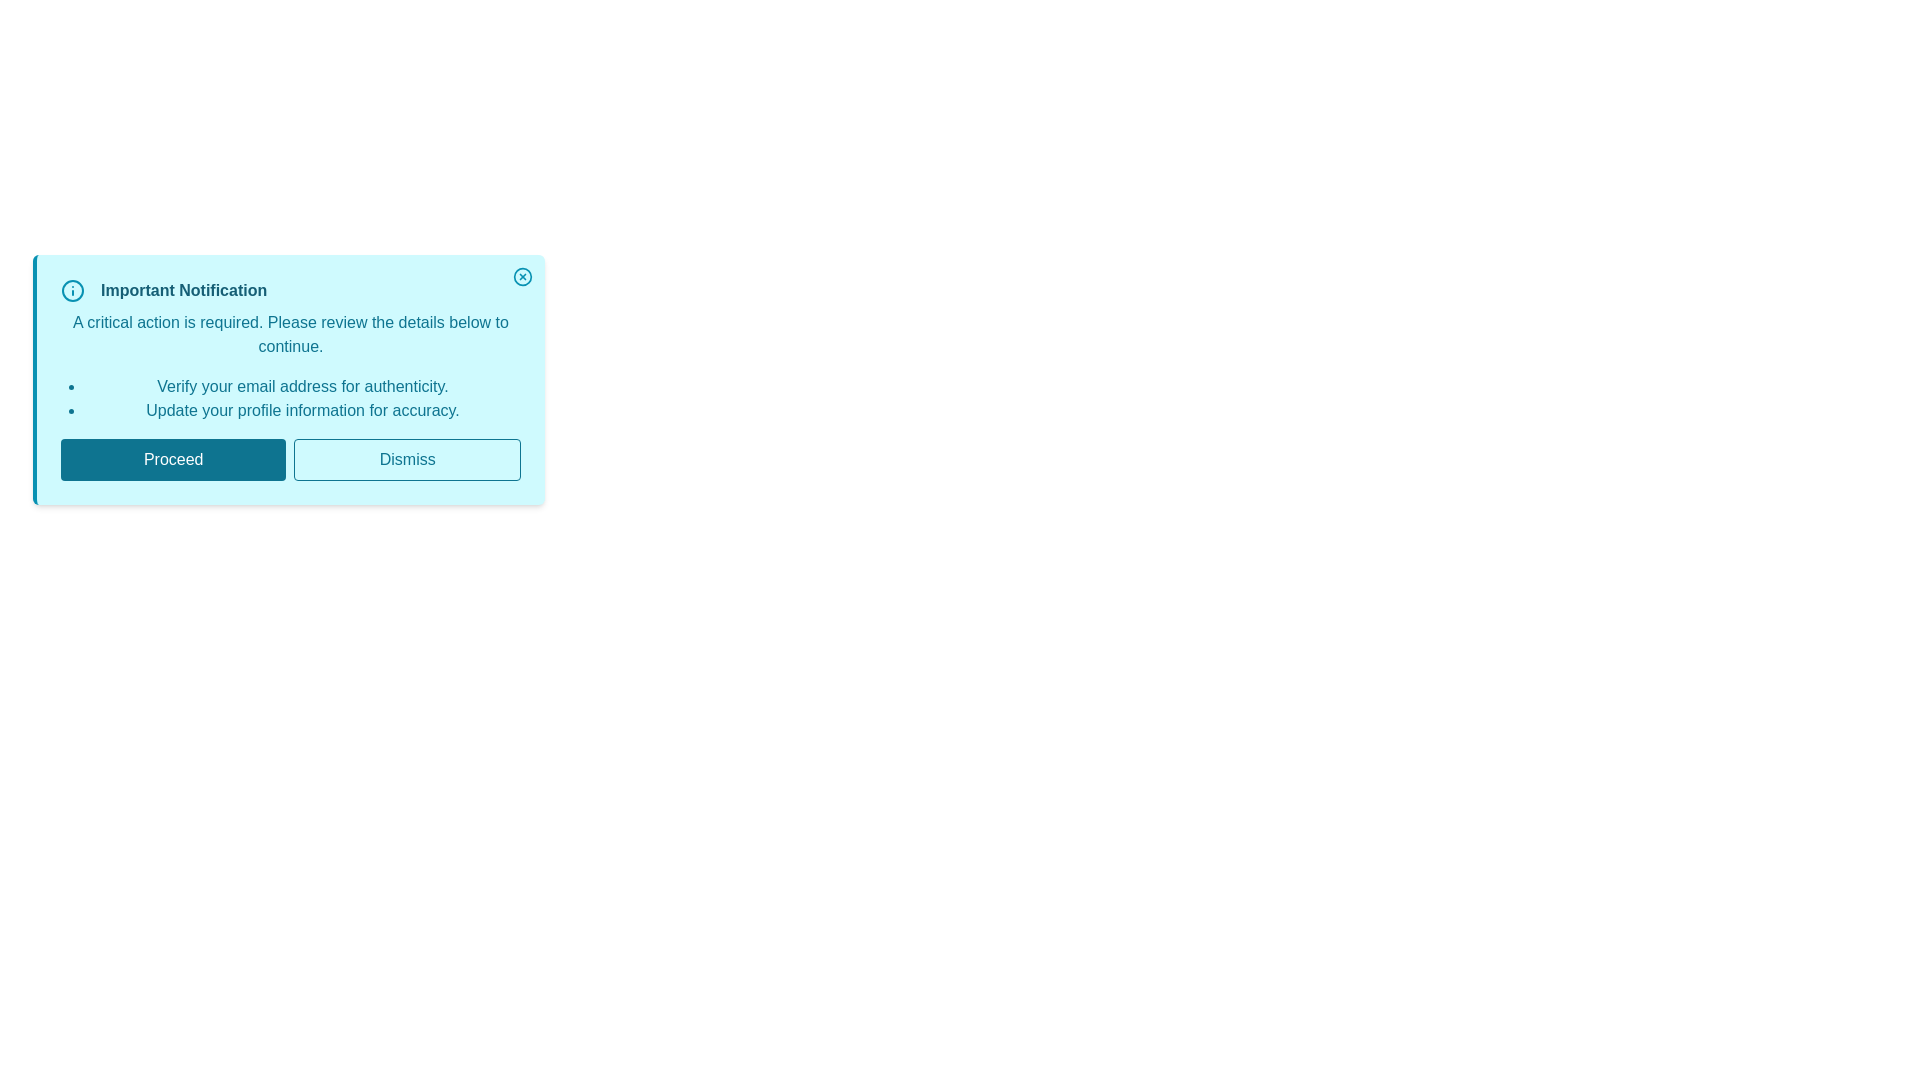 This screenshot has height=1080, width=1920. I want to click on the close button to dismiss the notification, so click(523, 277).